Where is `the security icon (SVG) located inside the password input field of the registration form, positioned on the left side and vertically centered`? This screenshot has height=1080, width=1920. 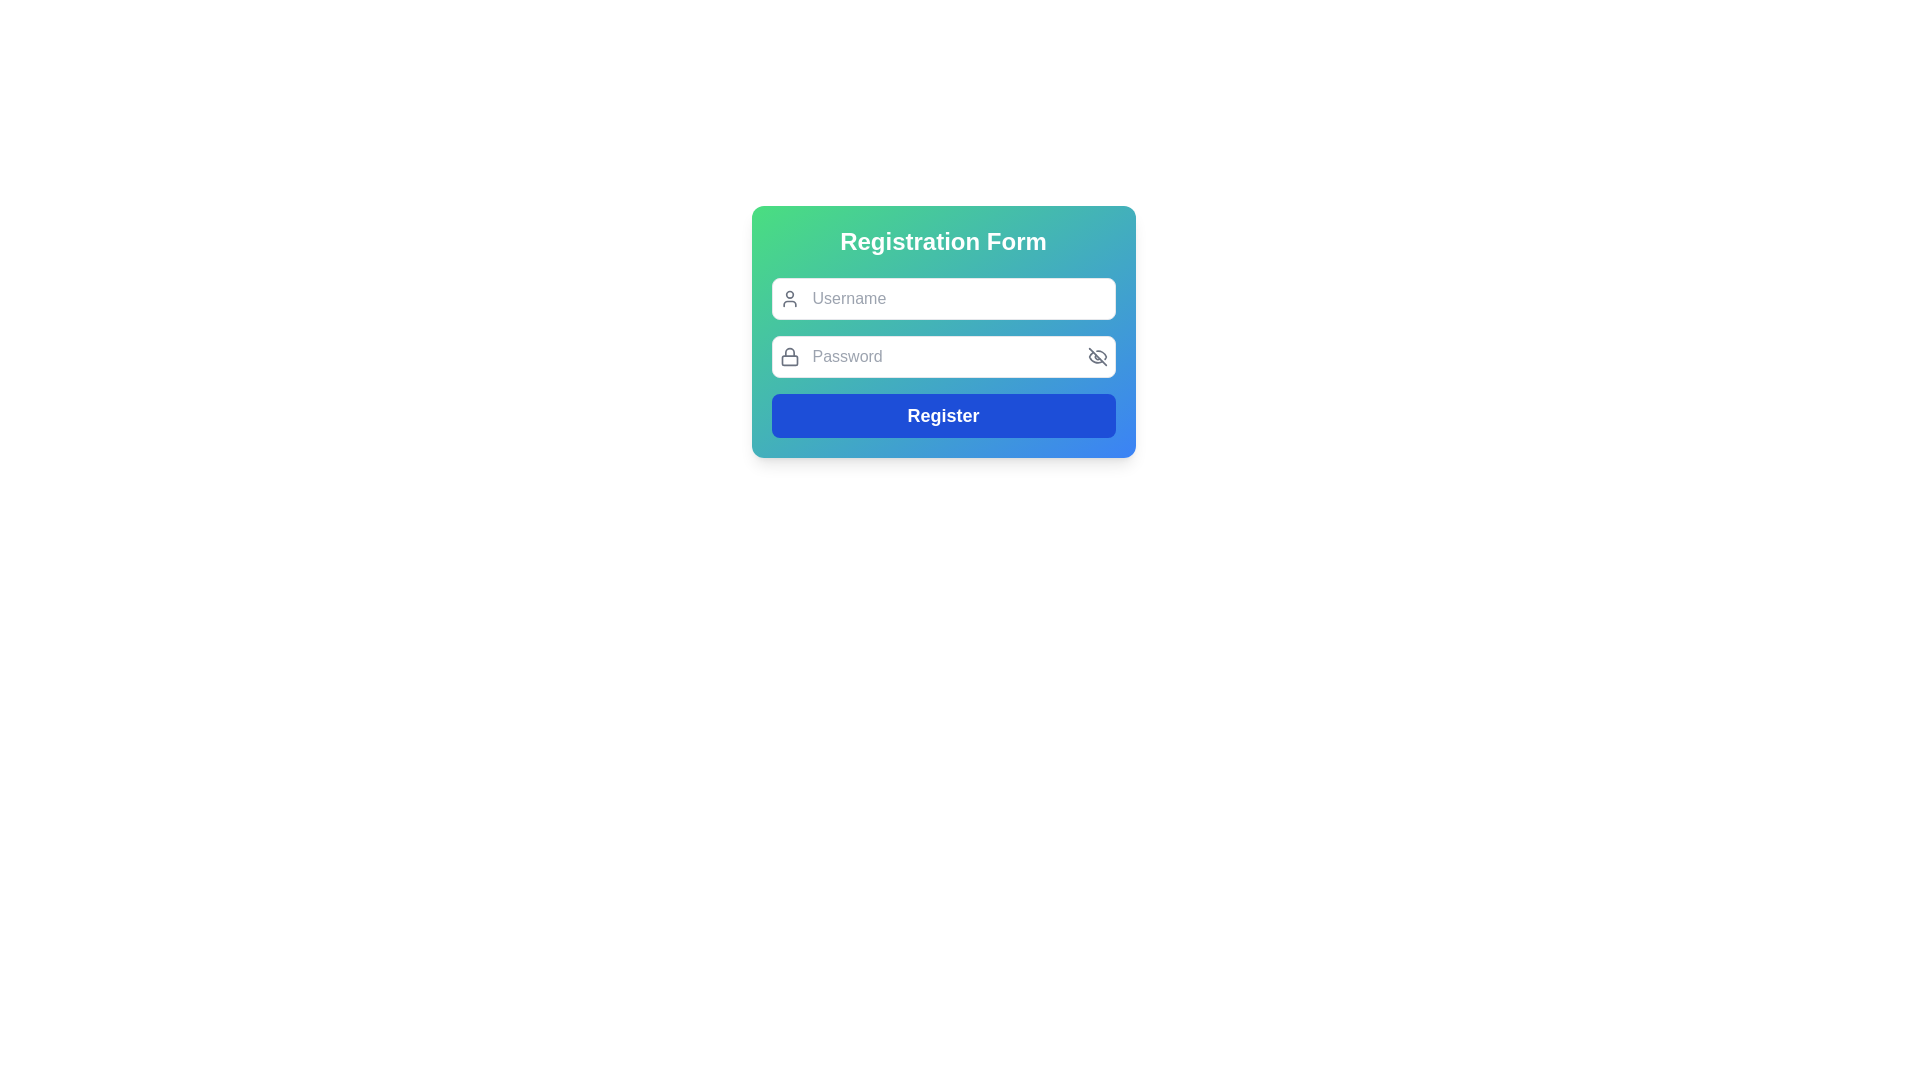
the security icon (SVG) located inside the password input field of the registration form, positioned on the left side and vertically centered is located at coordinates (788, 356).